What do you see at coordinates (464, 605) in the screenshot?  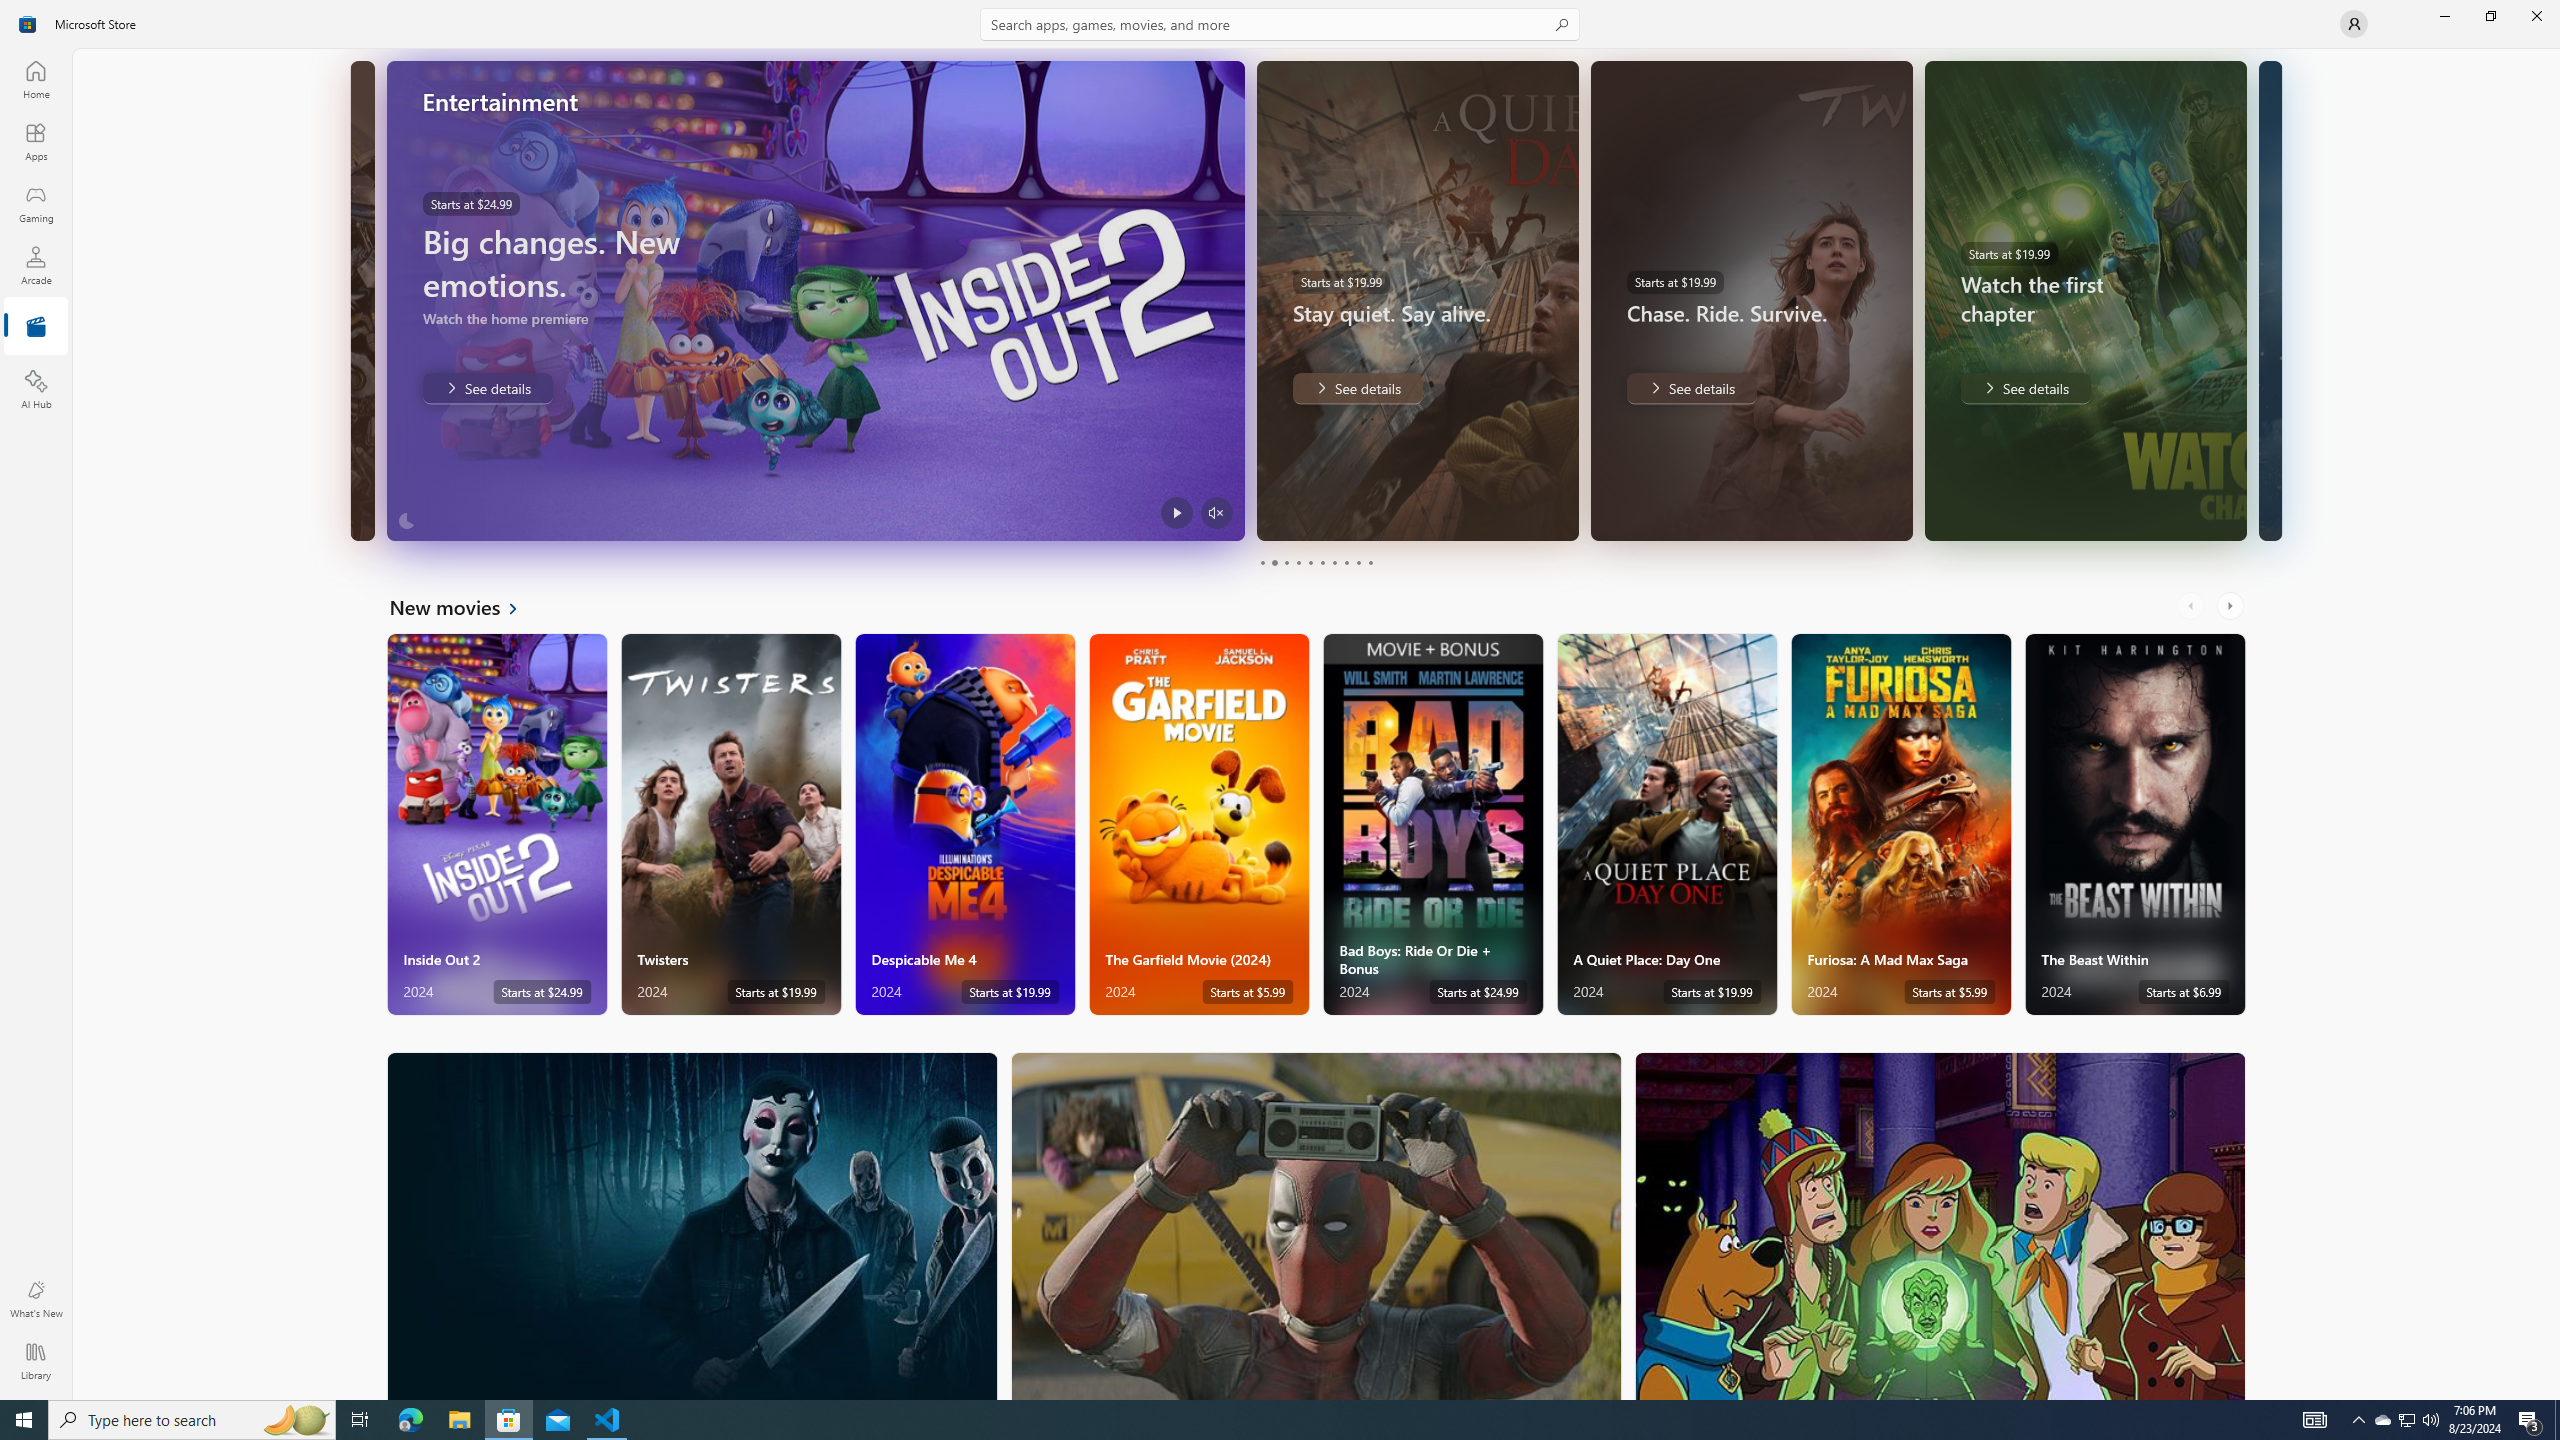 I see `'See all  New movies'` at bounding box center [464, 605].